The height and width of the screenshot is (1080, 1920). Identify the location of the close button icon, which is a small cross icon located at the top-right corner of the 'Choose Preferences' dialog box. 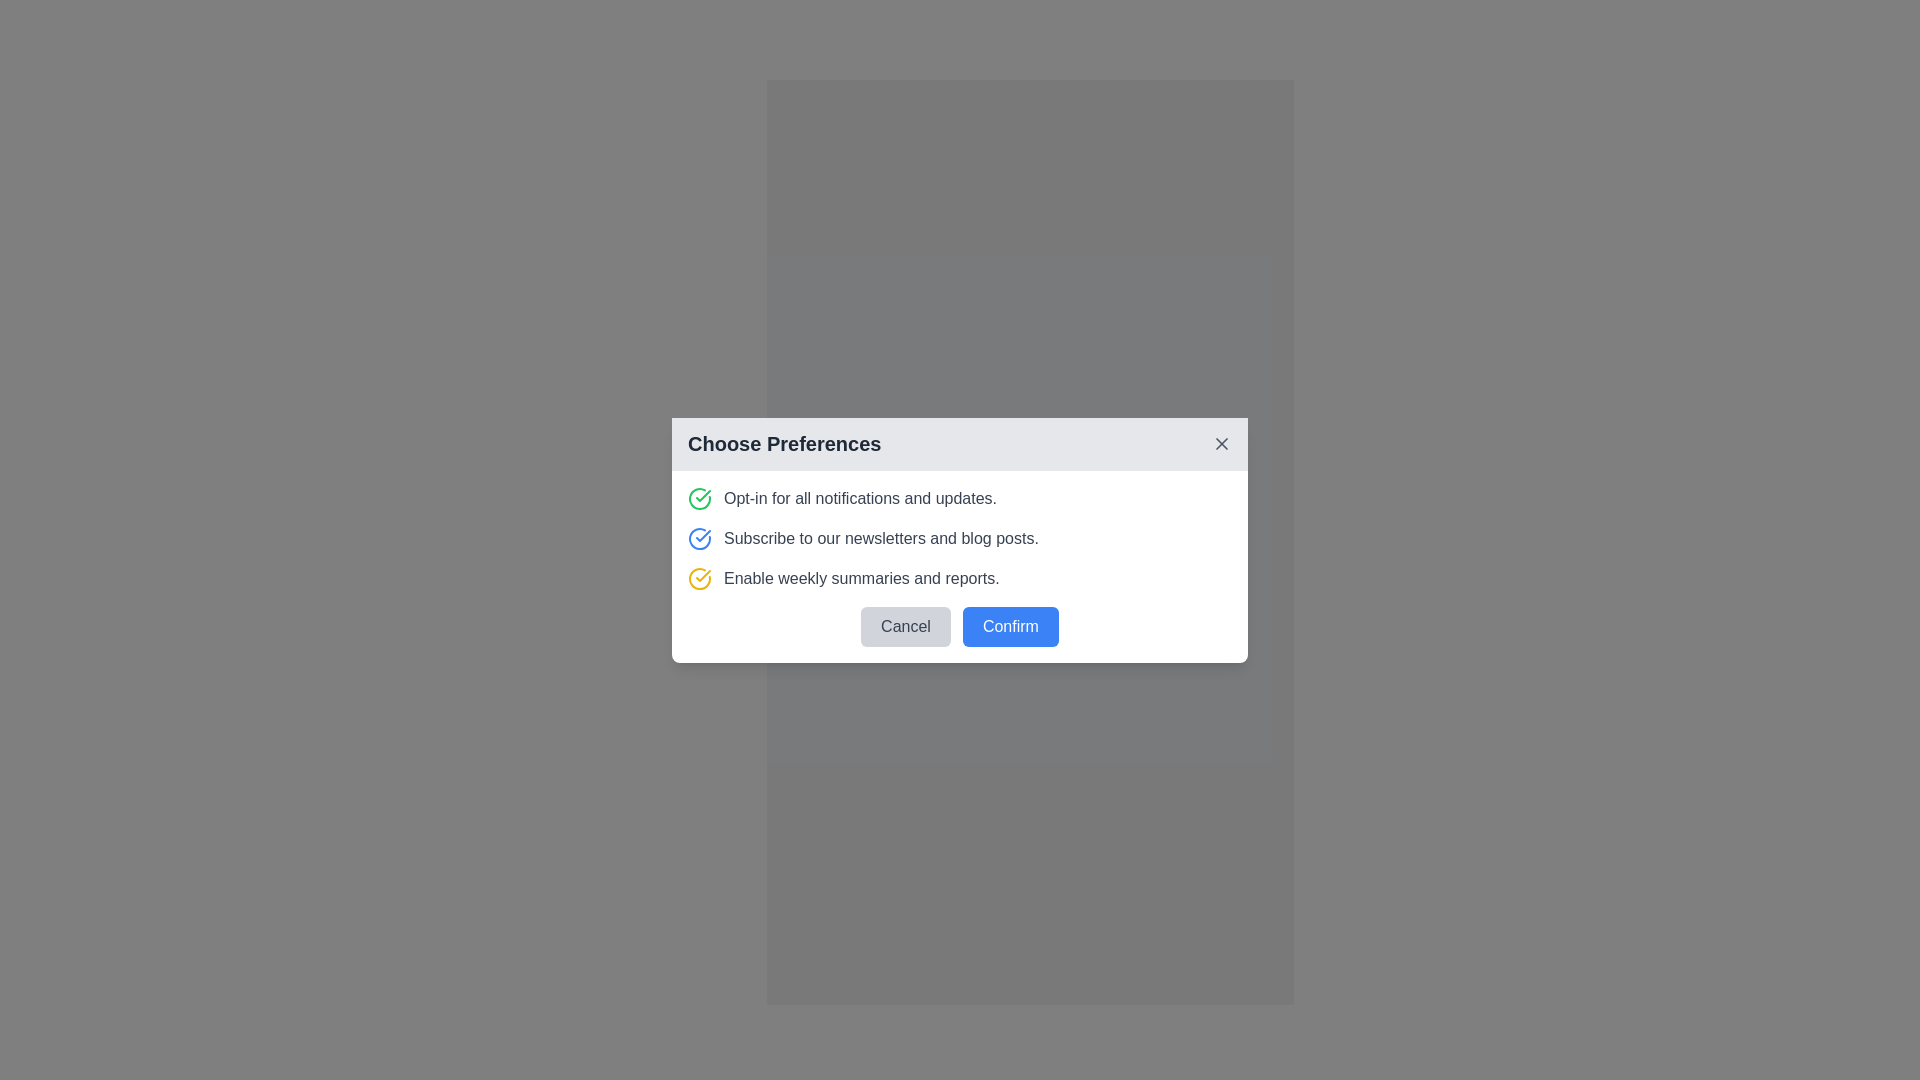
(1221, 442).